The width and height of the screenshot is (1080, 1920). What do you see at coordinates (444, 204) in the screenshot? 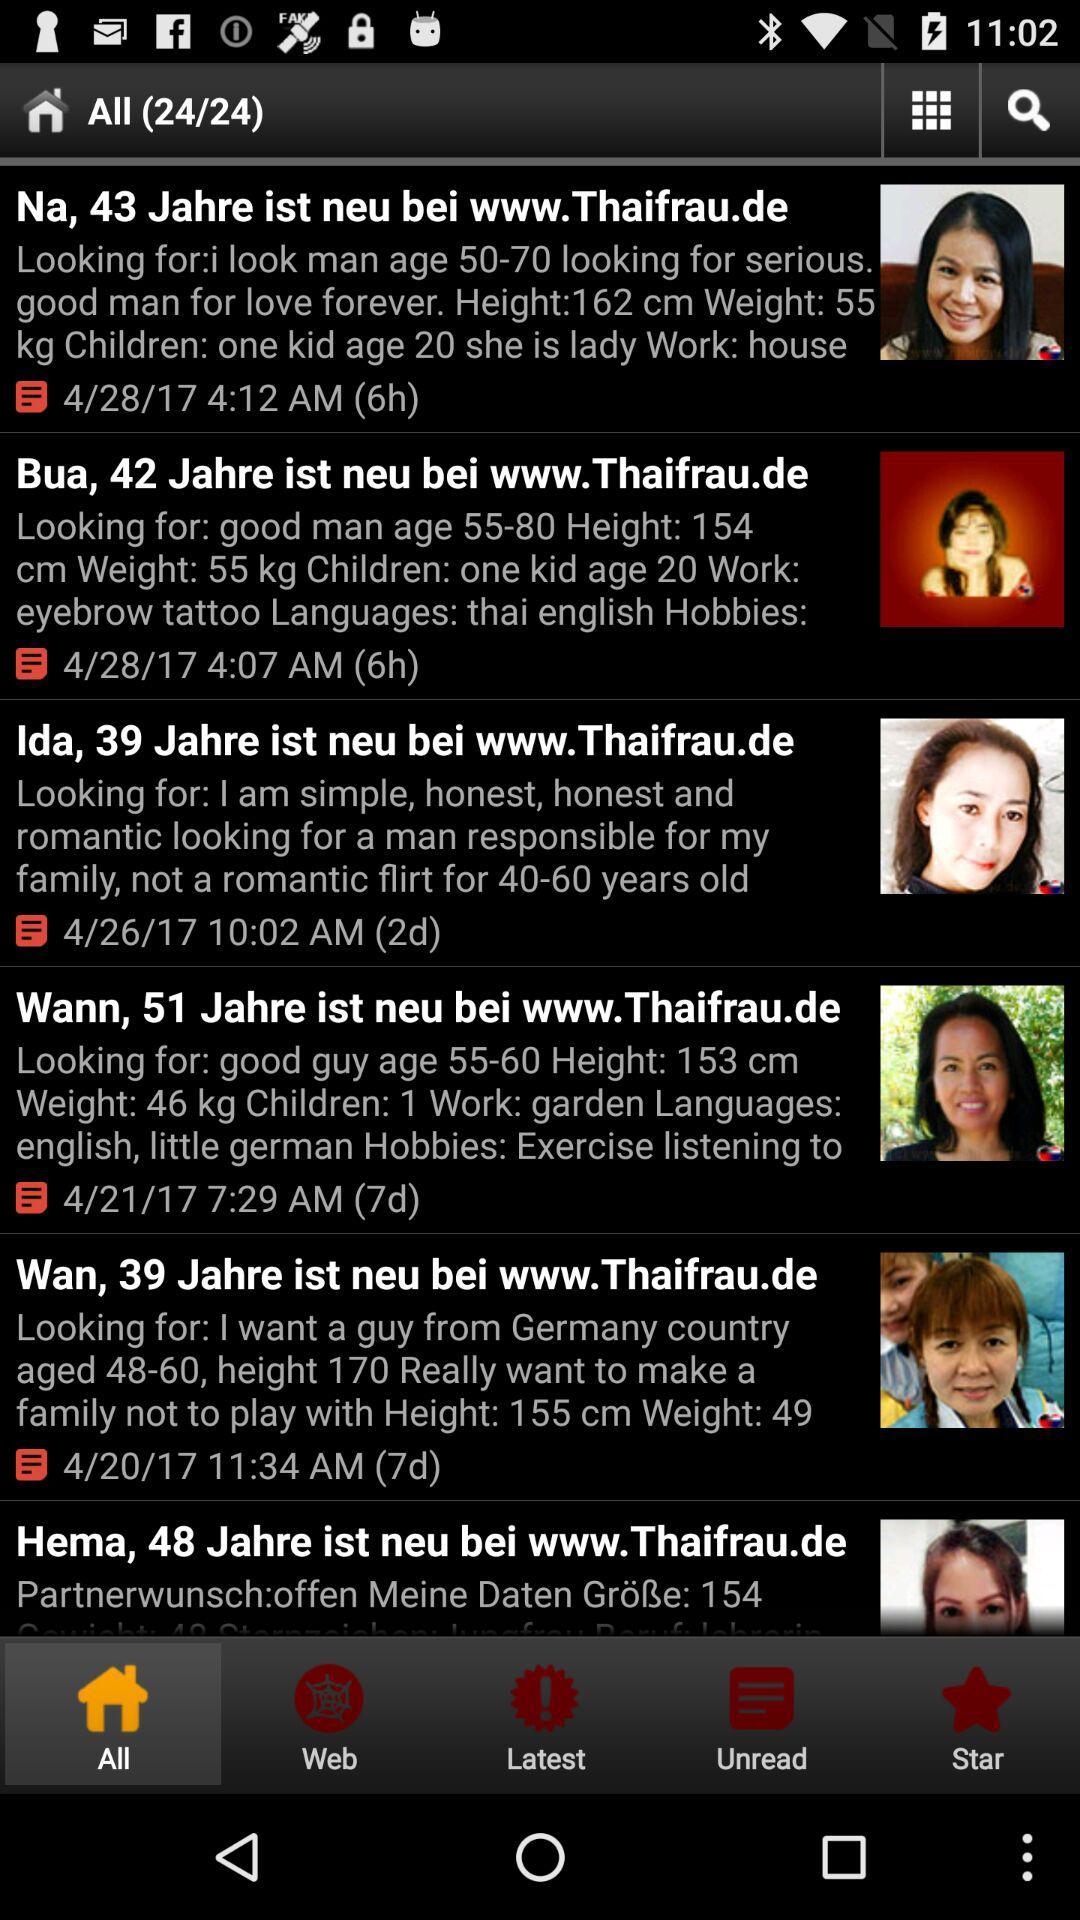
I see `app above the looking for i item` at bounding box center [444, 204].